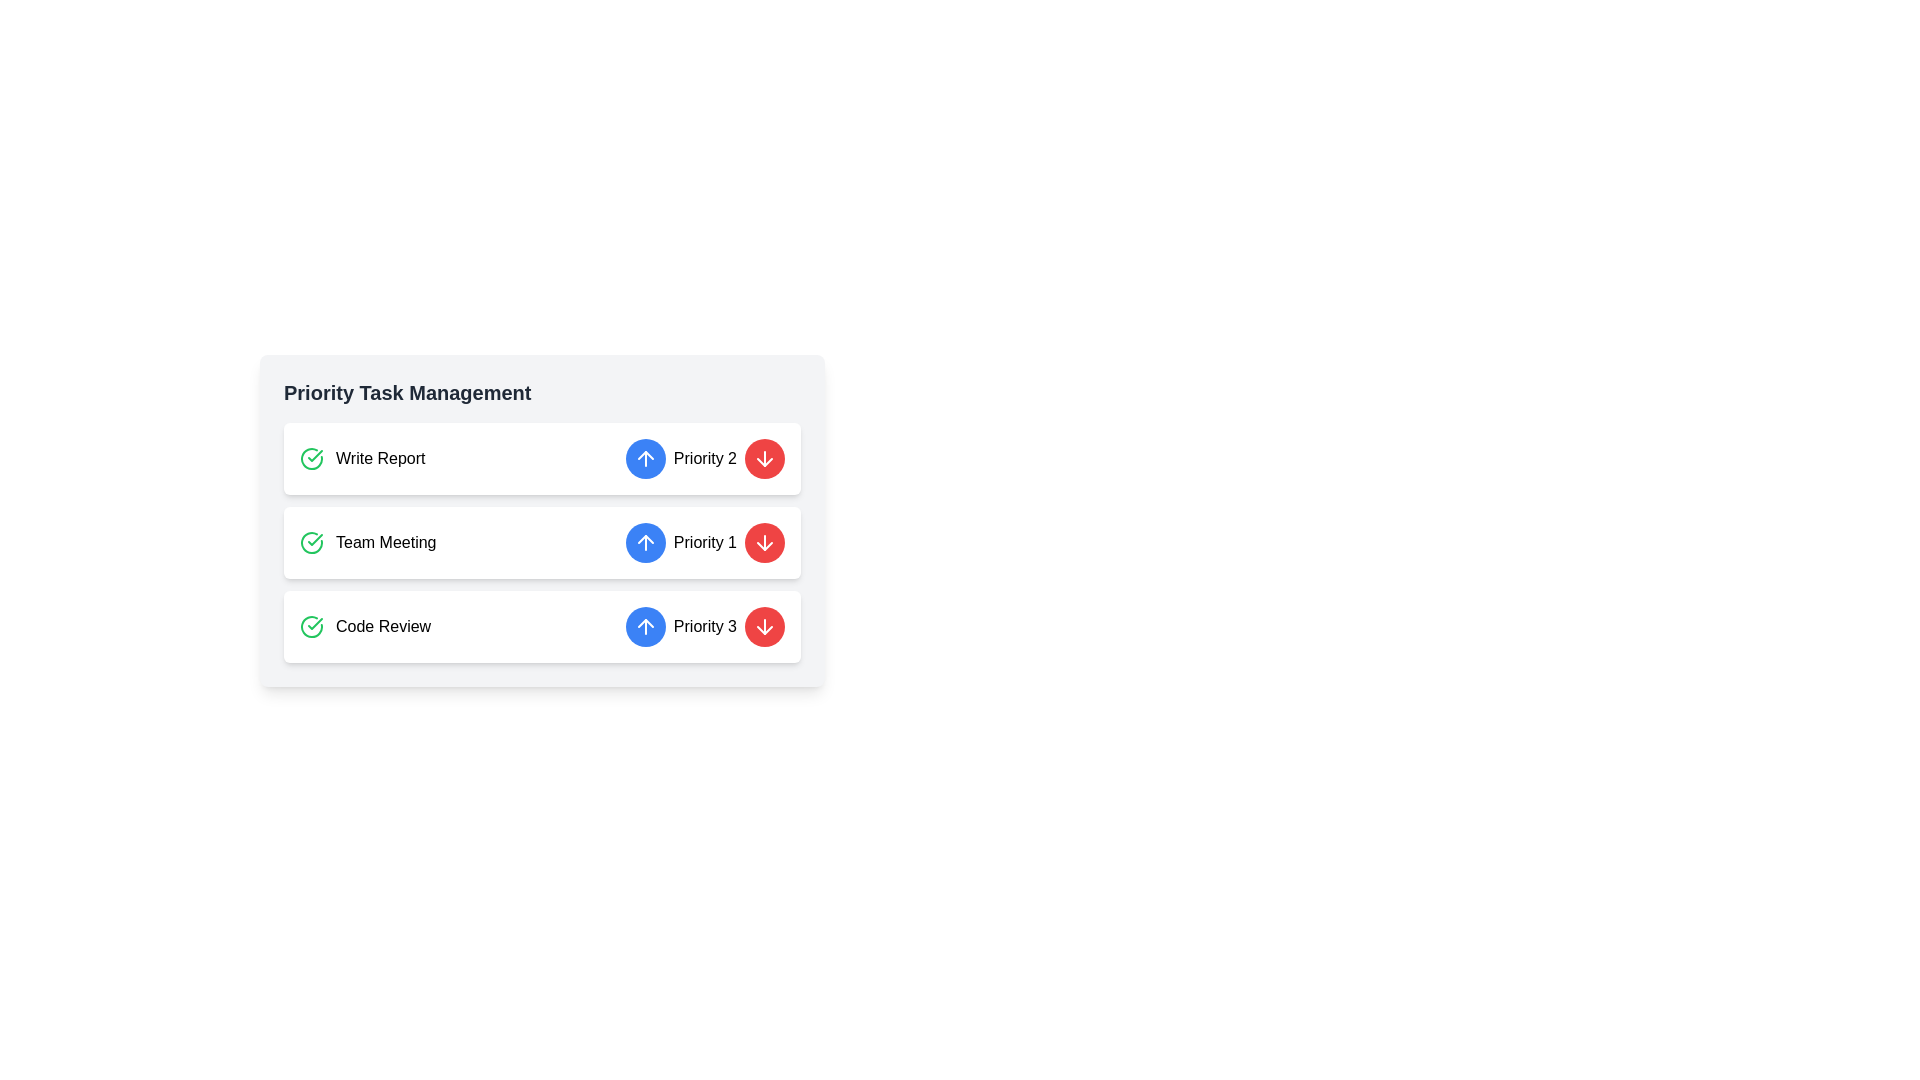 The image size is (1920, 1080). I want to click on the circular red button with a white downward arrow at the rightmost position of the 'Priority 3' group to lower the priority, so click(763, 626).